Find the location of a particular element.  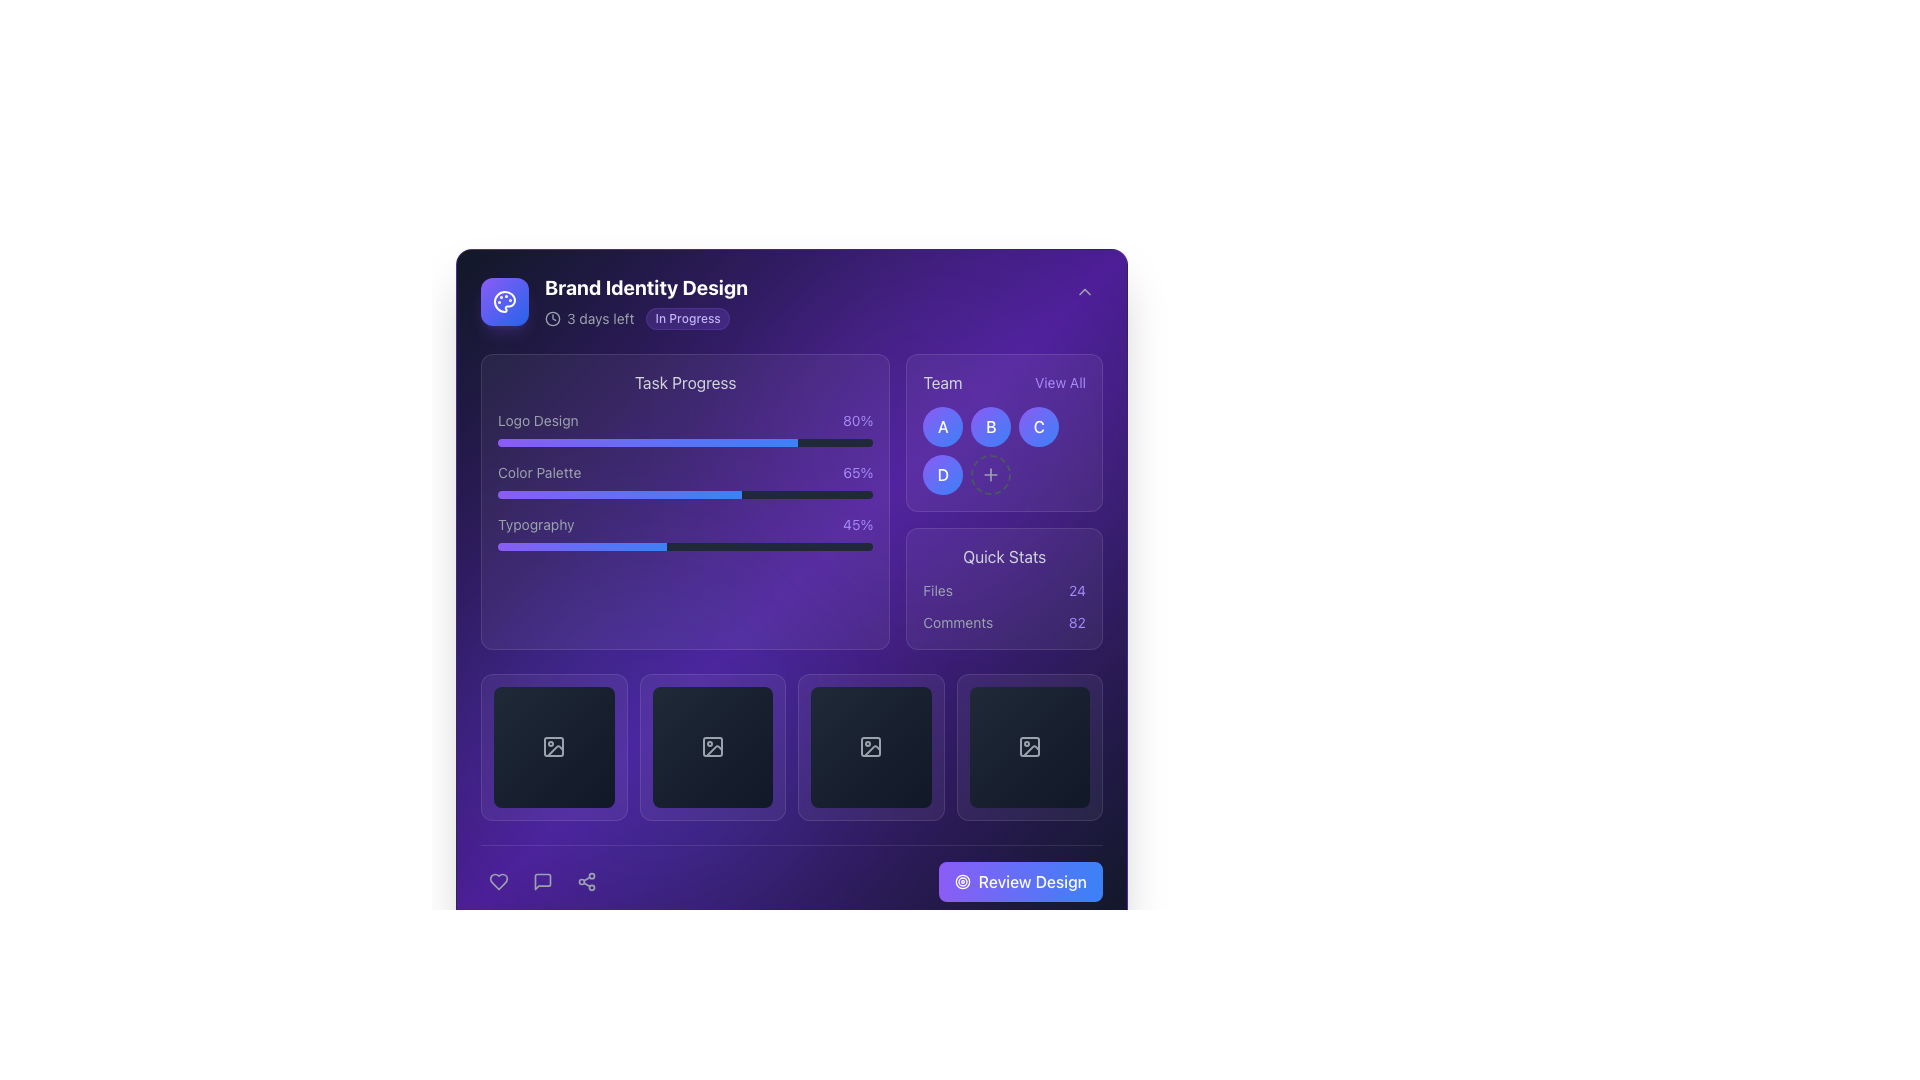

the small circular sharing icon composed of three connected dots arranged in a triangular layout, located as the rightmost icon in the bottom section of the interface to initiate a sharing action is located at coordinates (585, 880).